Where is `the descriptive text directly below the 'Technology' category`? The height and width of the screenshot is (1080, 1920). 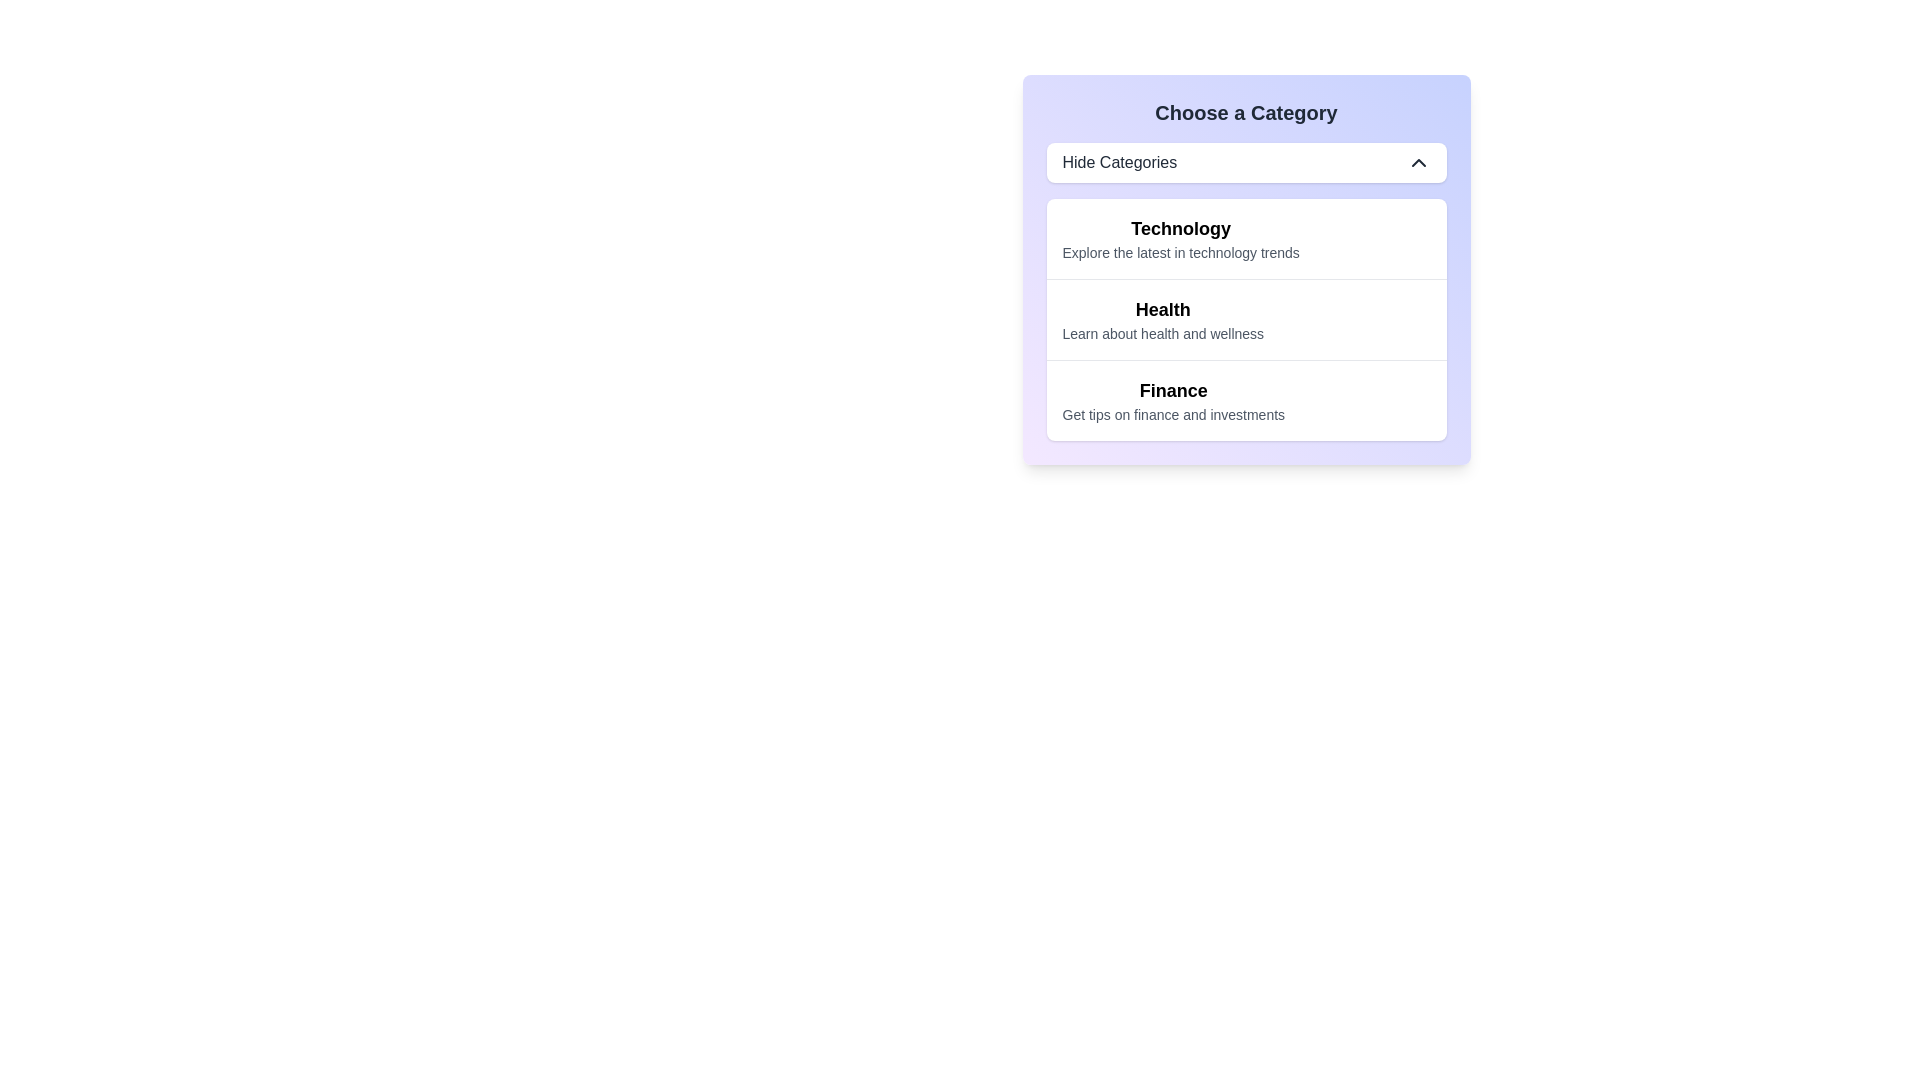
the descriptive text directly below the 'Technology' category is located at coordinates (1181, 252).